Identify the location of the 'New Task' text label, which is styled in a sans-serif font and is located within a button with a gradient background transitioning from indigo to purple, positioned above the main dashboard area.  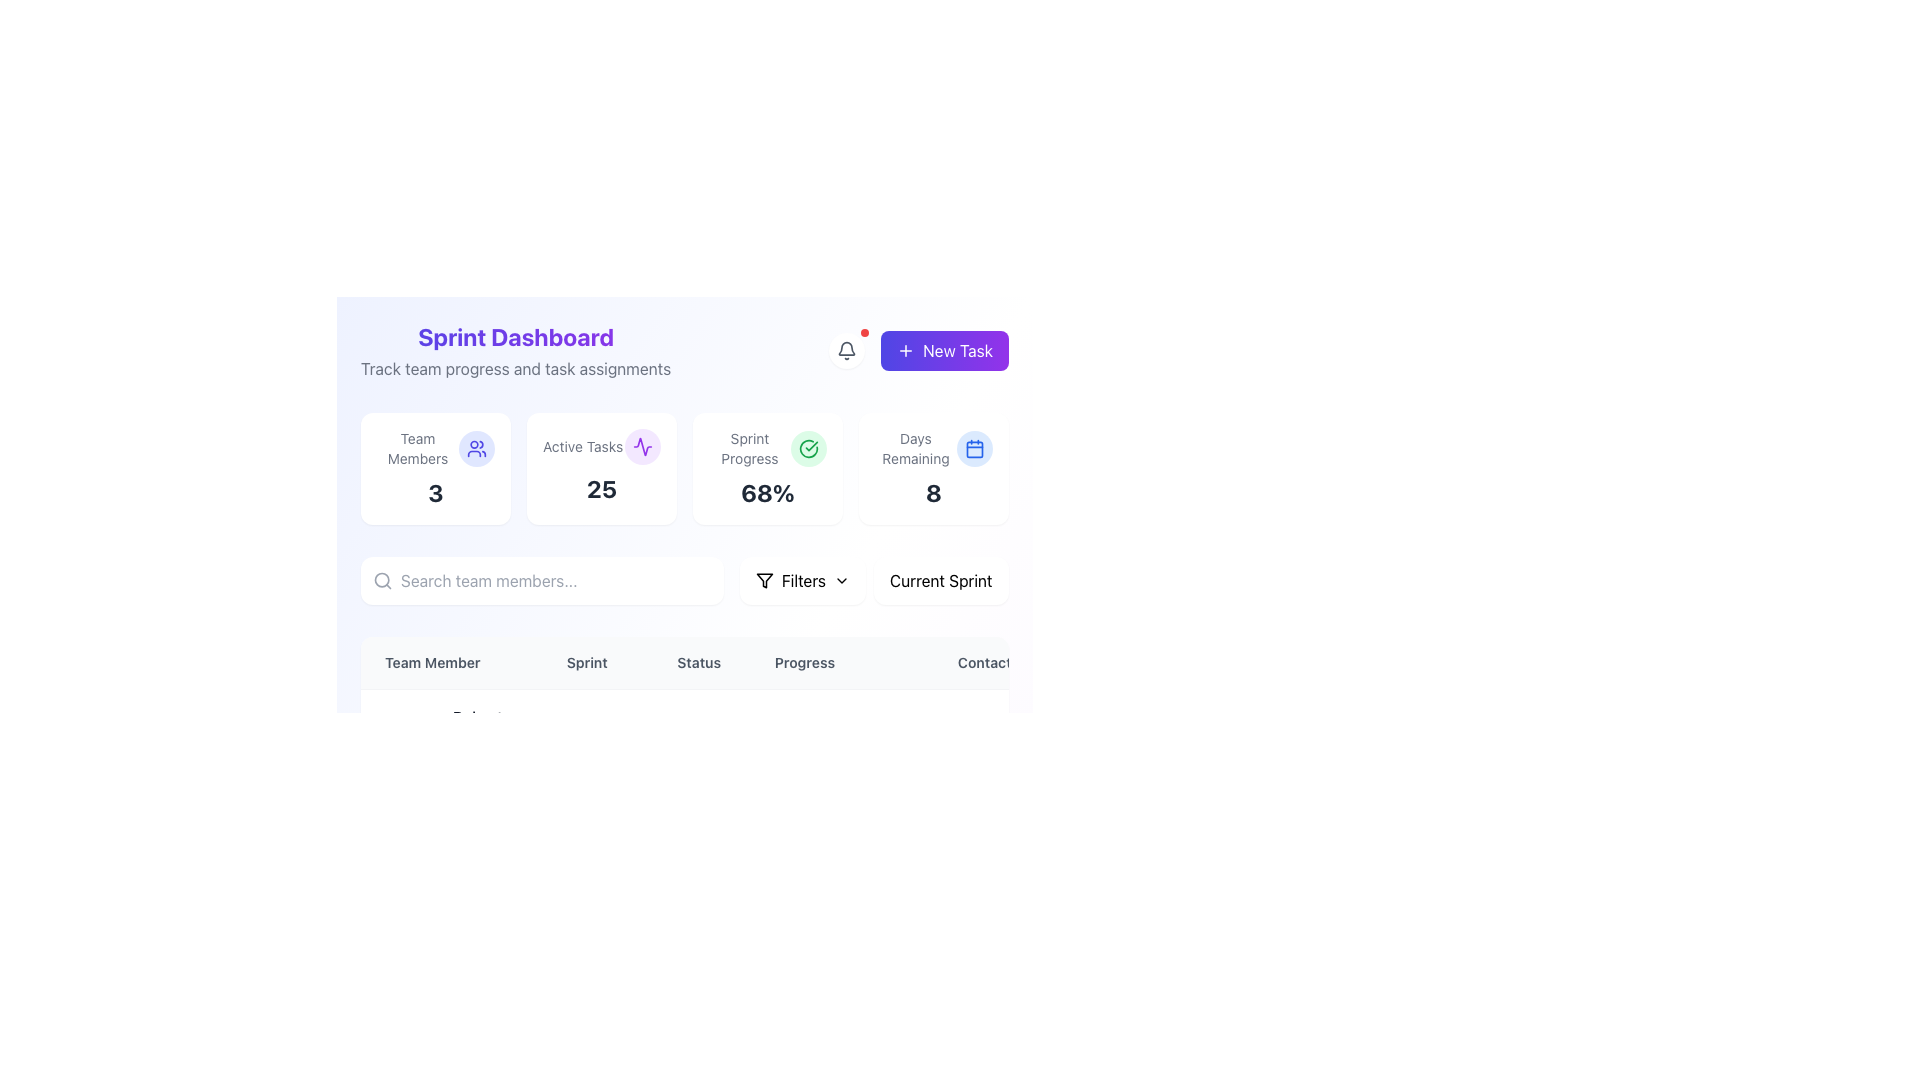
(957, 350).